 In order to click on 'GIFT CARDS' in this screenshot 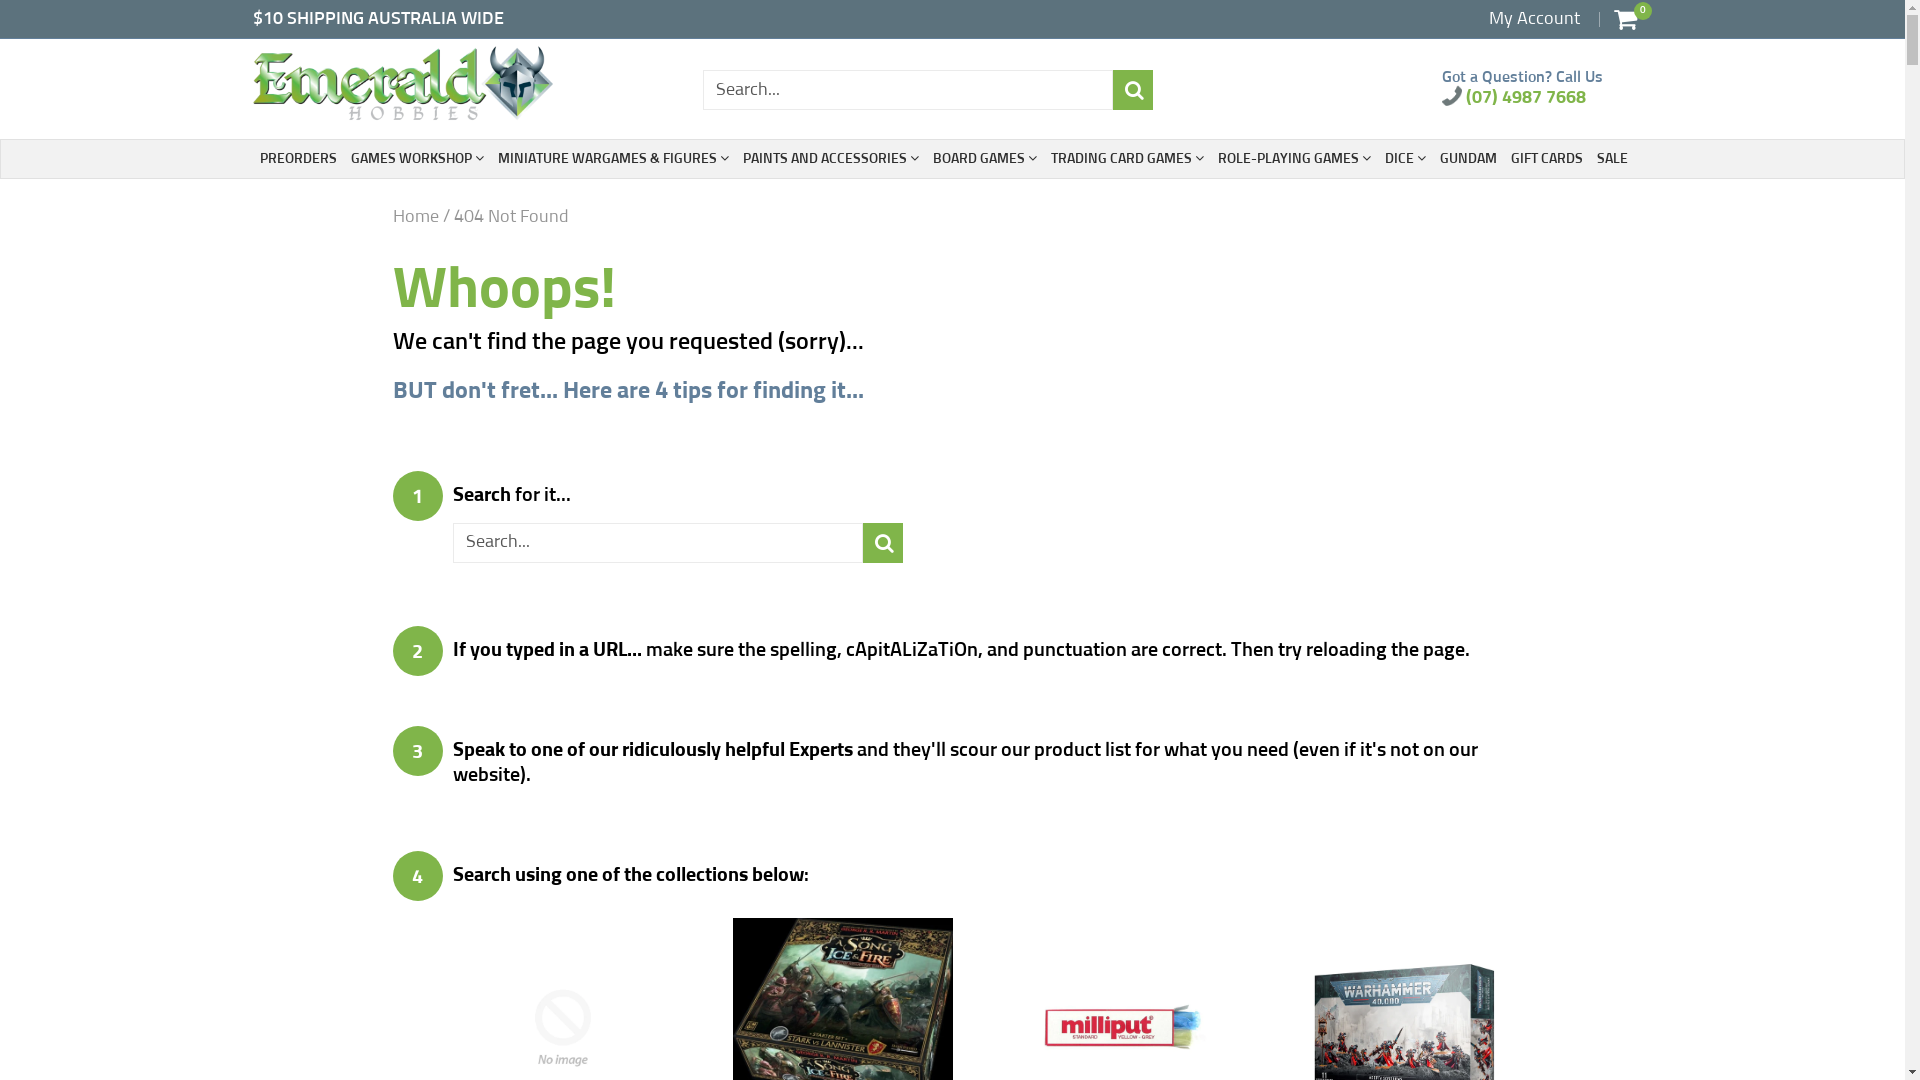, I will do `click(1544, 157)`.